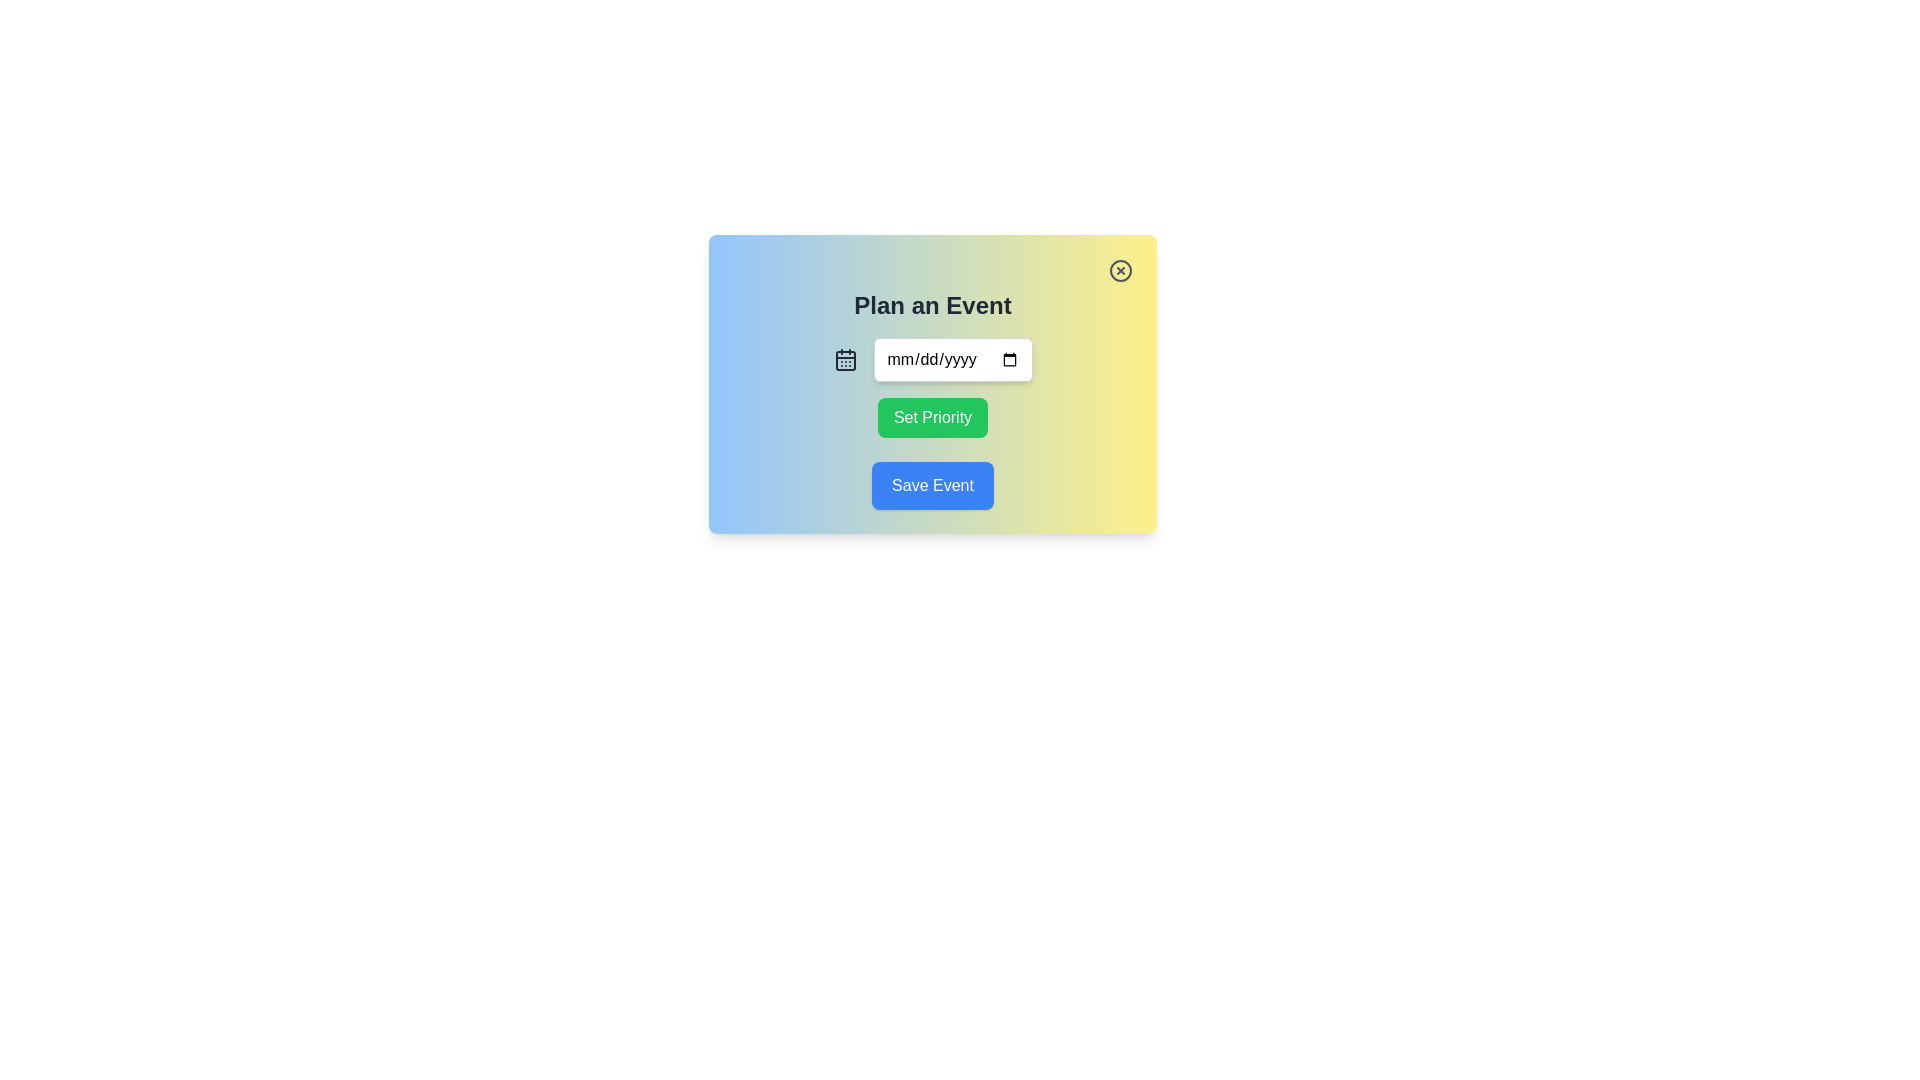  Describe the element at coordinates (931, 486) in the screenshot. I see `the 'Save Event' button, which is styled with a blue background and white text, located at the bottom of the 'Plan an Event' card` at that location.